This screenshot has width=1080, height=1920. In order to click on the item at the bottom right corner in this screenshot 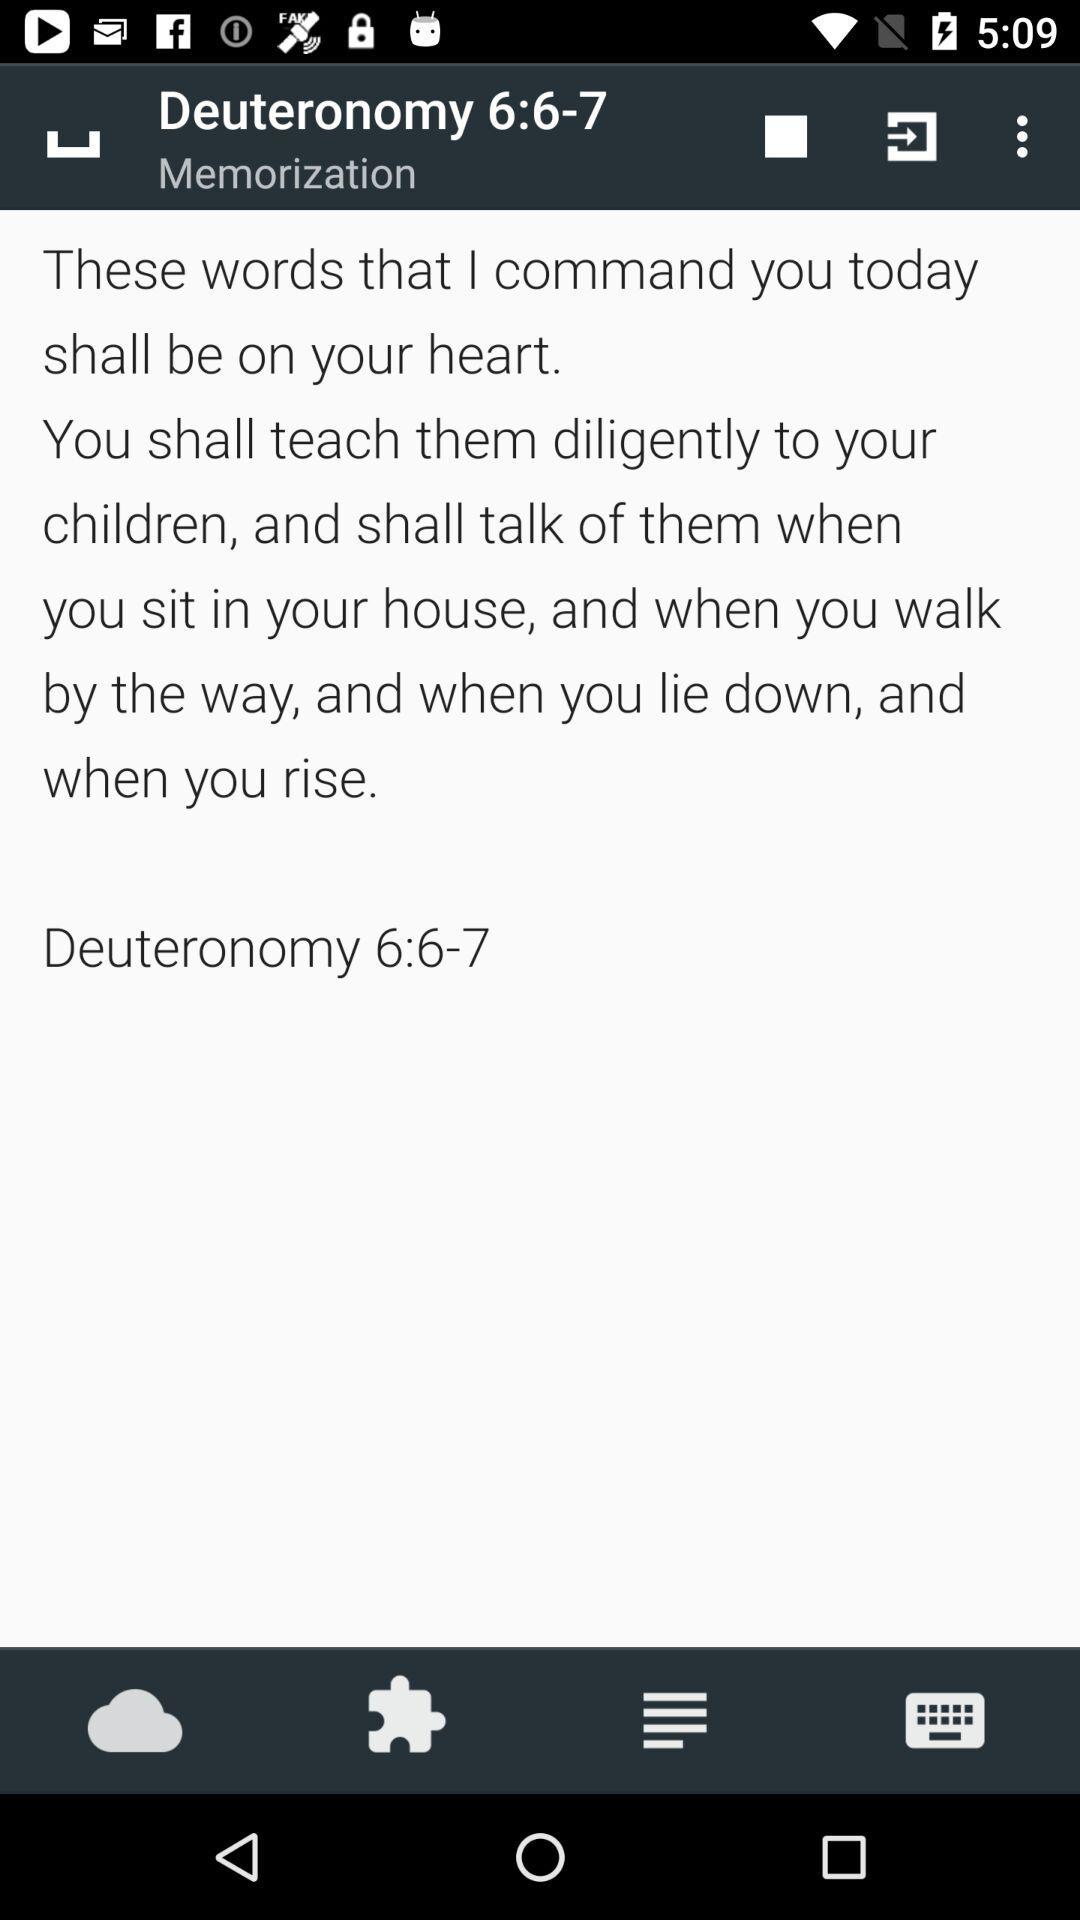, I will do `click(945, 1719)`.